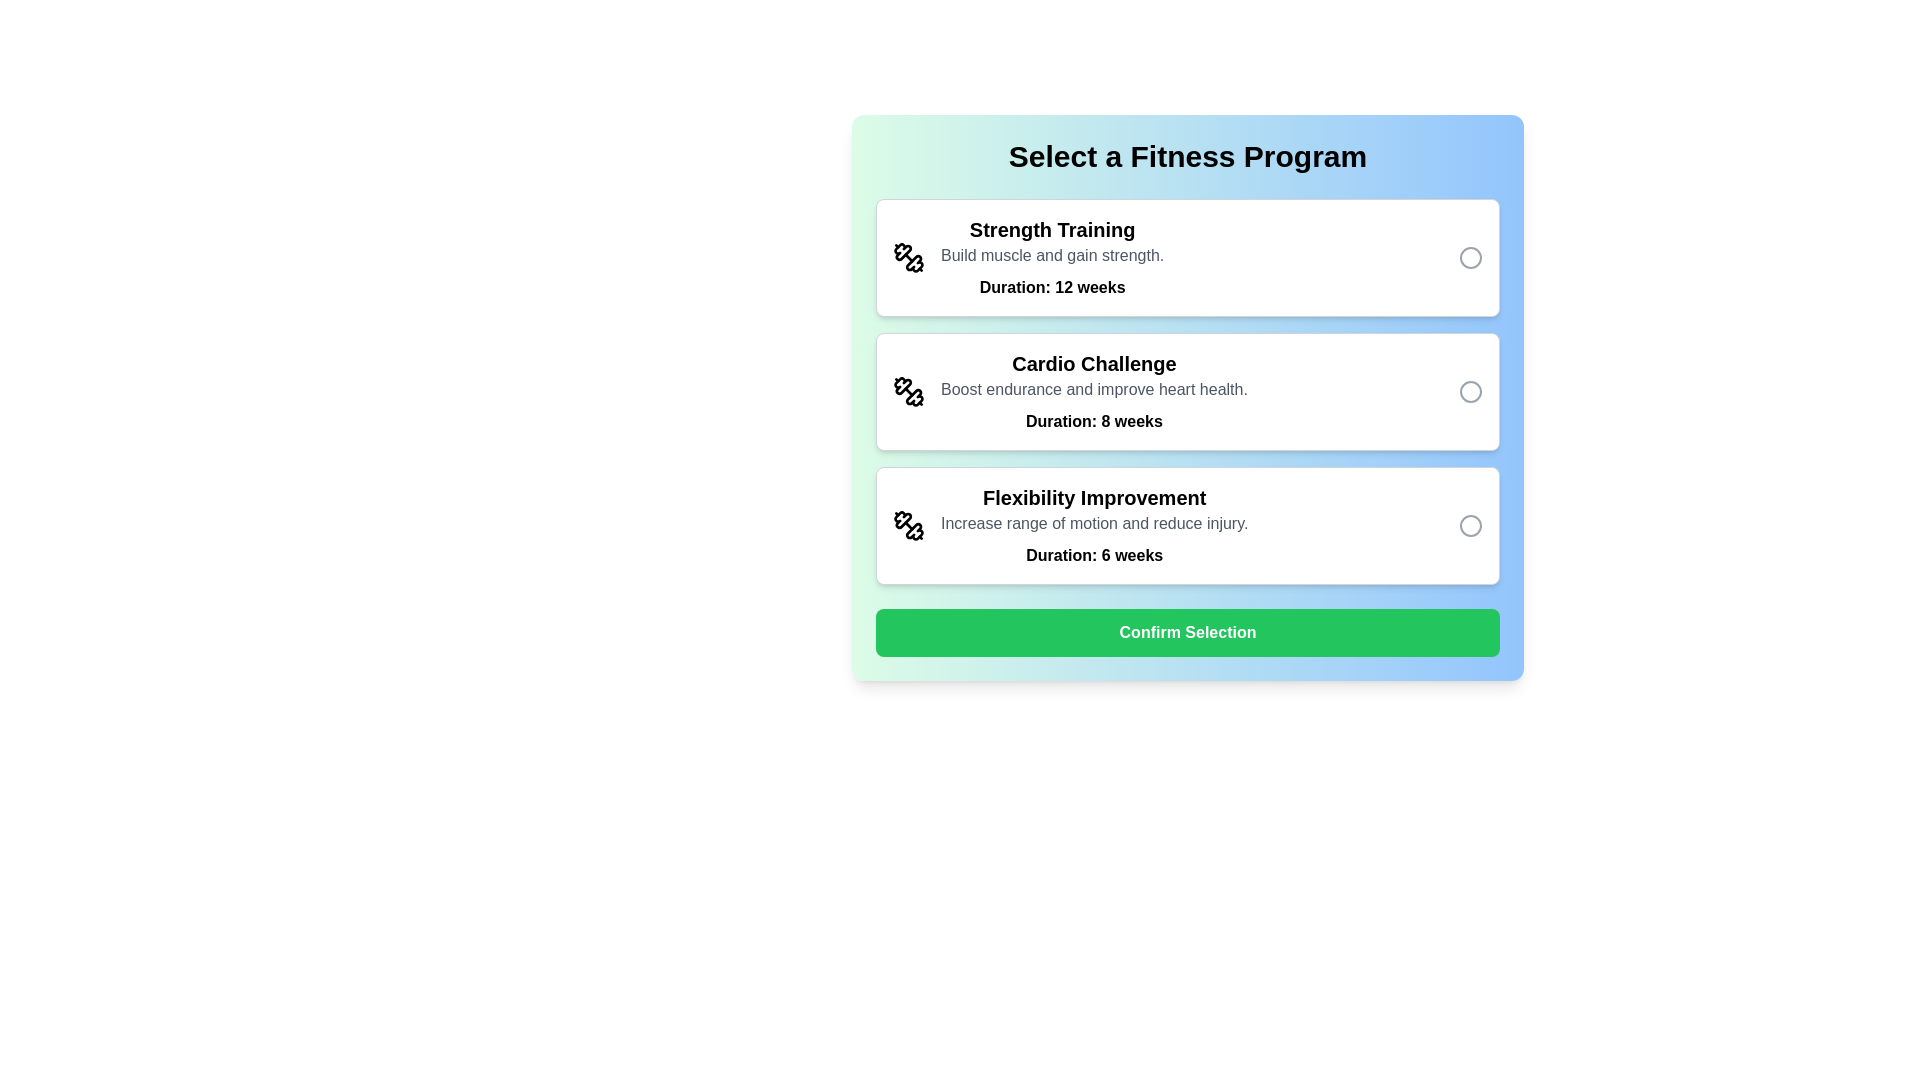  Describe the element at coordinates (1470, 392) in the screenshot. I see `the radio button located within the 'Cardio Challenge' box, which is a circular graphic styled as a radio button with a gray color and a smaller inner circle for selection, positioned to the right of the text 'Duration: 8 weeks'` at that location.